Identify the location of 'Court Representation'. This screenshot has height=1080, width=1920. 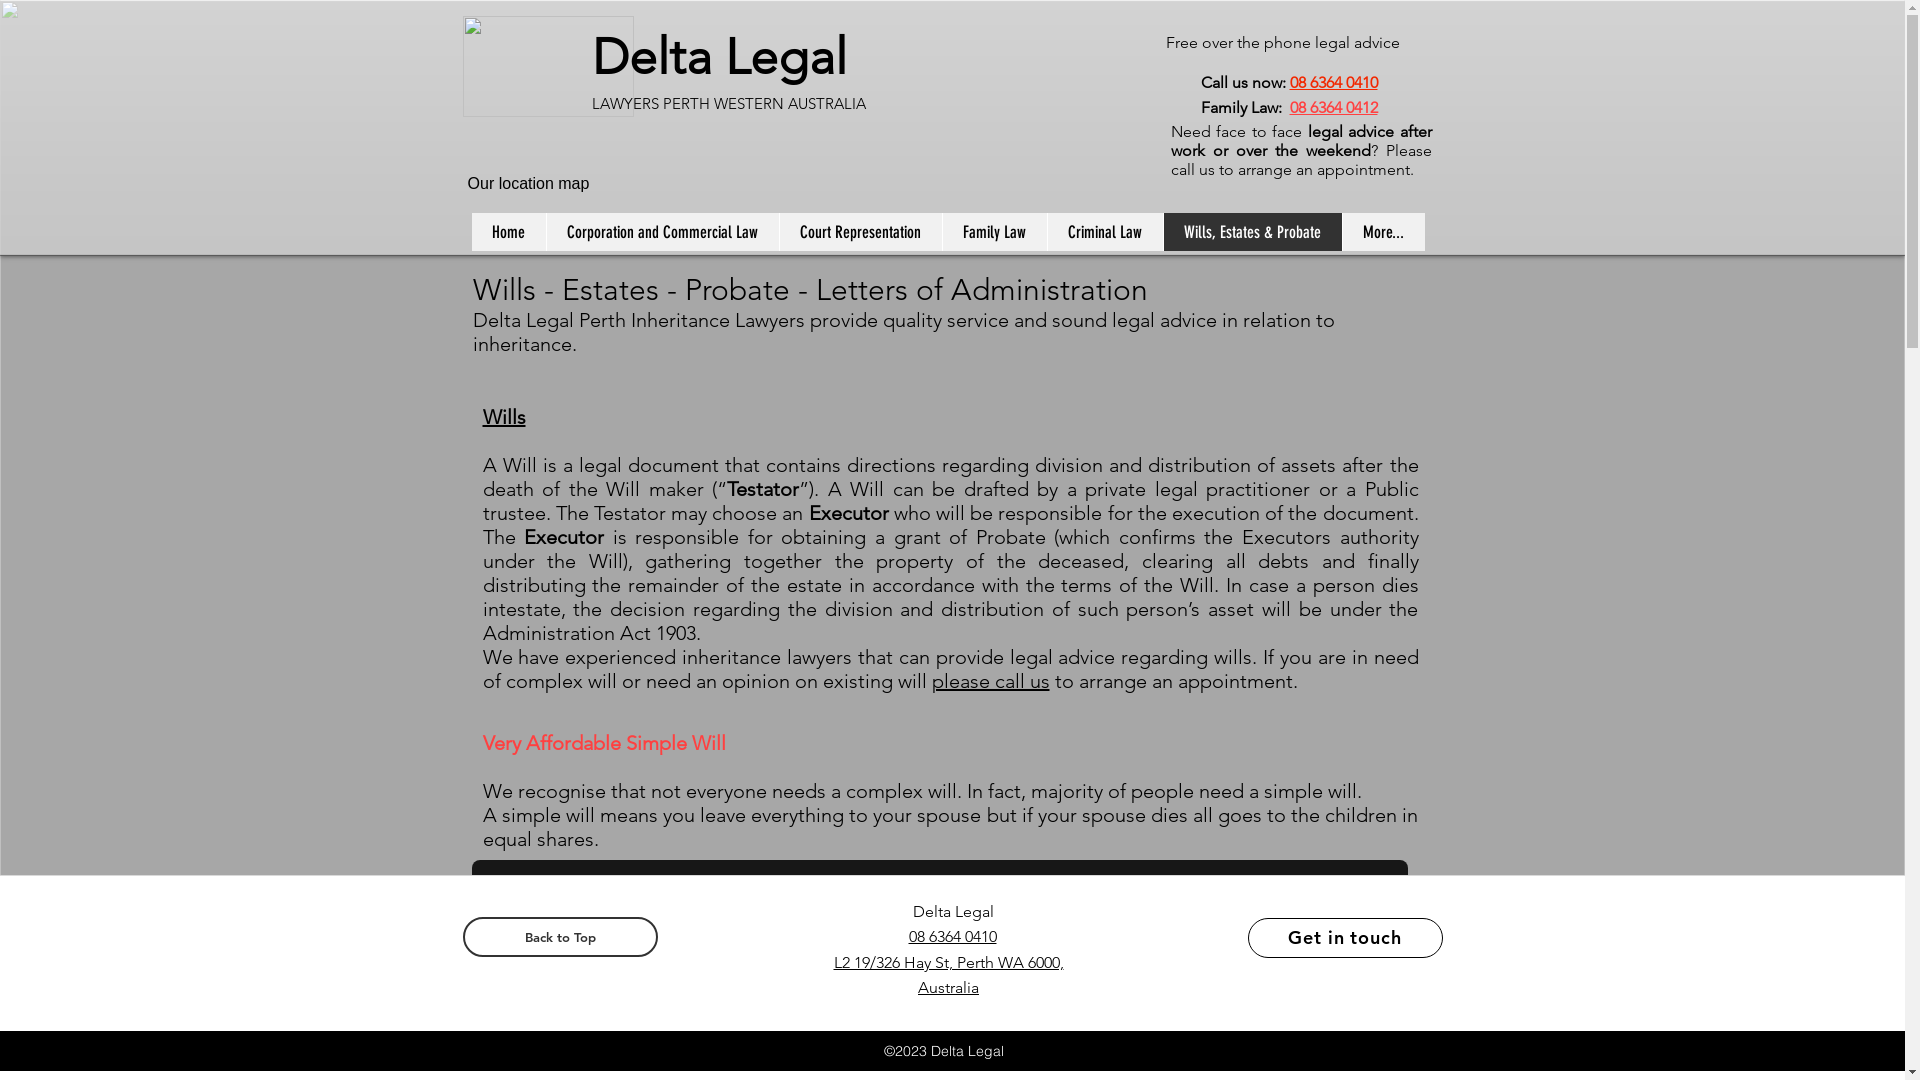
(859, 230).